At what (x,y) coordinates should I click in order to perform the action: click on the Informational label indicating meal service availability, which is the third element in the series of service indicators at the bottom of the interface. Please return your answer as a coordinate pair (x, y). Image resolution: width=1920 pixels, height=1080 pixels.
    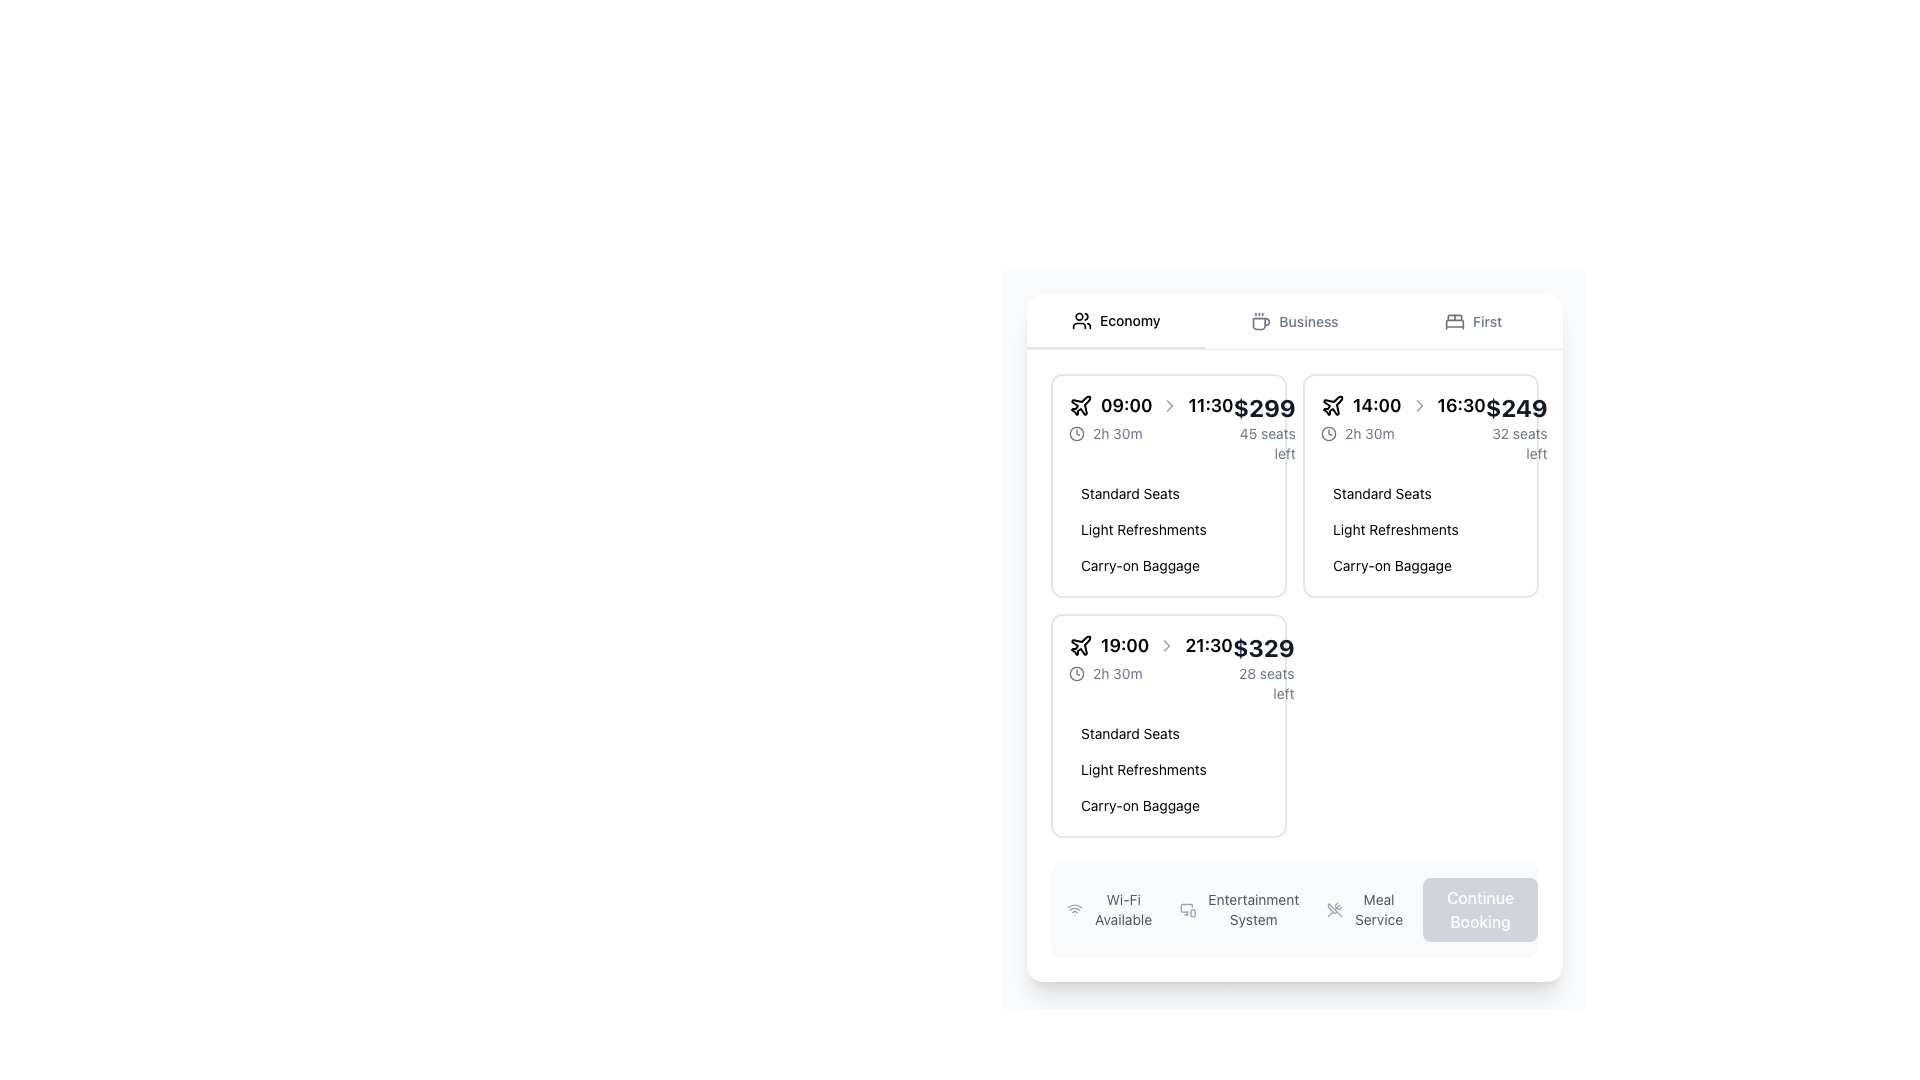
    Looking at the image, I should click on (1366, 910).